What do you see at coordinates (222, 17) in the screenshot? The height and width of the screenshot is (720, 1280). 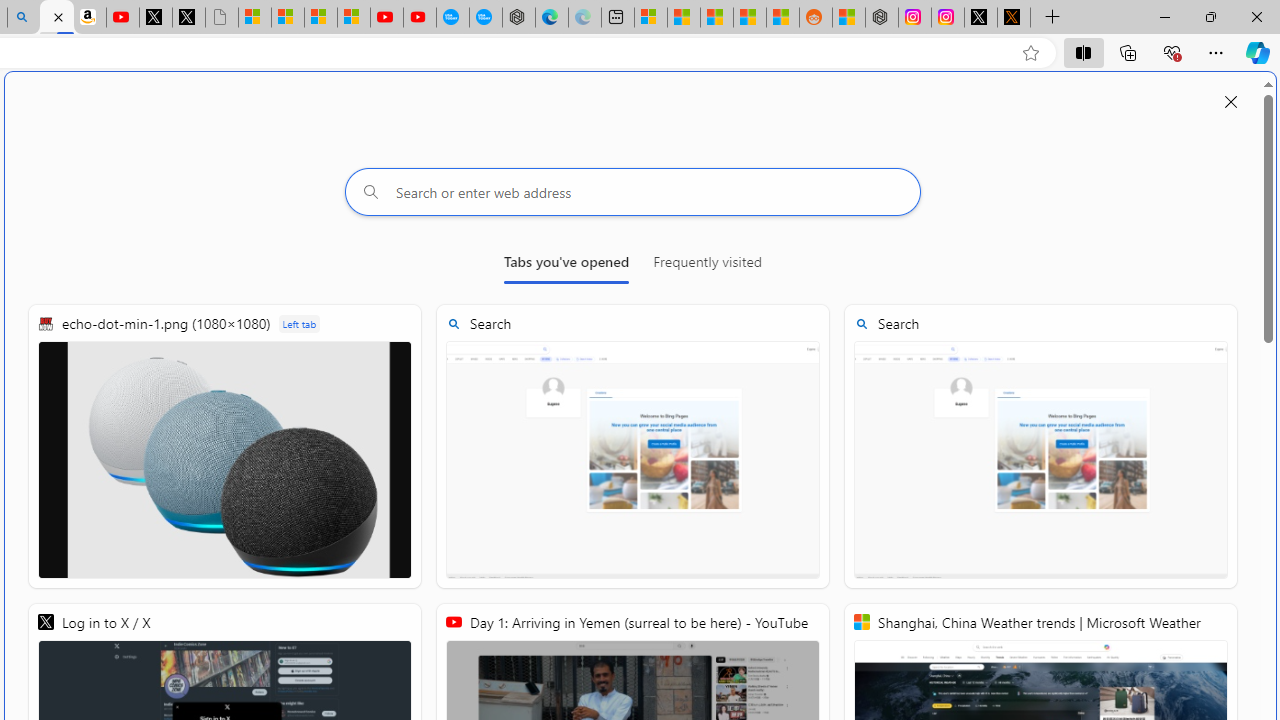 I see `'Untitled'` at bounding box center [222, 17].